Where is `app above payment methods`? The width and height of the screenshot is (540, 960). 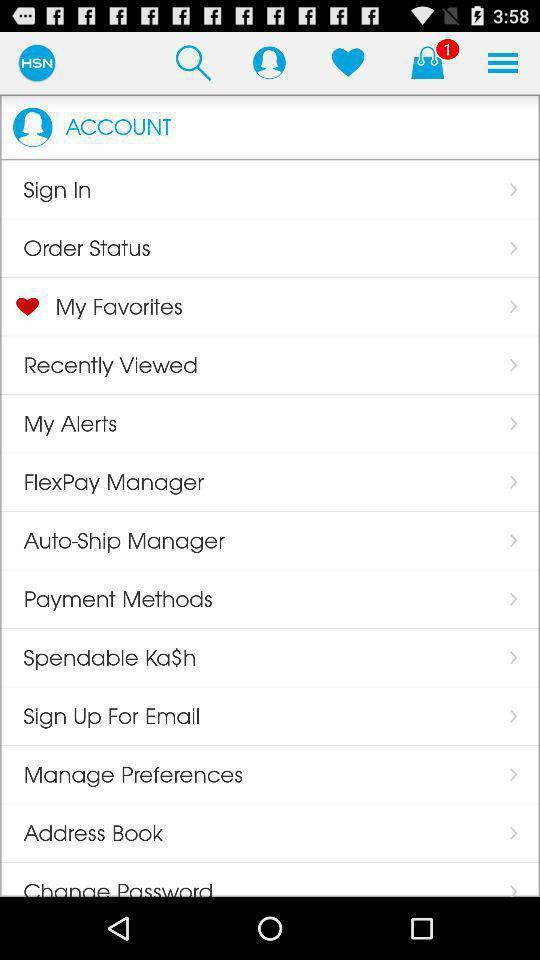 app above payment methods is located at coordinates (112, 539).